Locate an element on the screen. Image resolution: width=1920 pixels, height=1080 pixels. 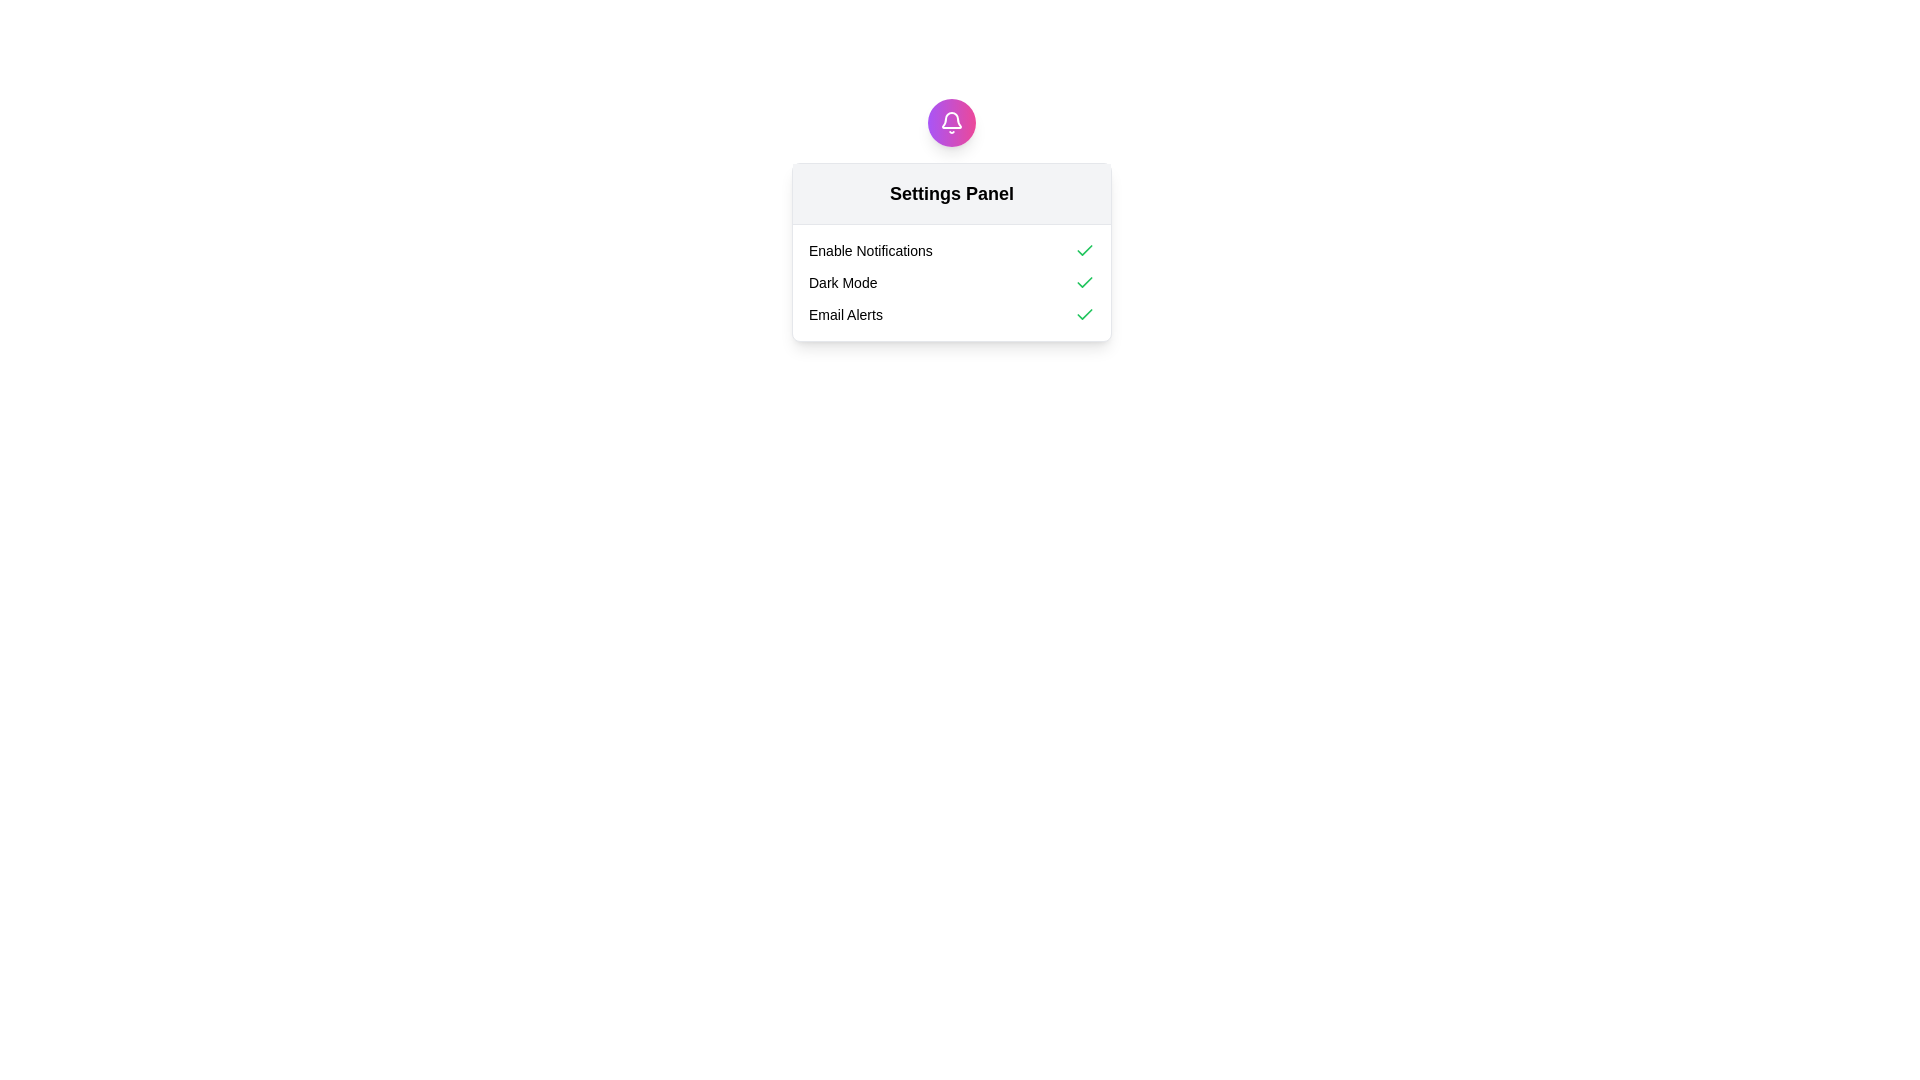
the notification bell icon, which is represented by a pink gradient SVG element located above the 'Settings Panel' heading is located at coordinates (950, 120).